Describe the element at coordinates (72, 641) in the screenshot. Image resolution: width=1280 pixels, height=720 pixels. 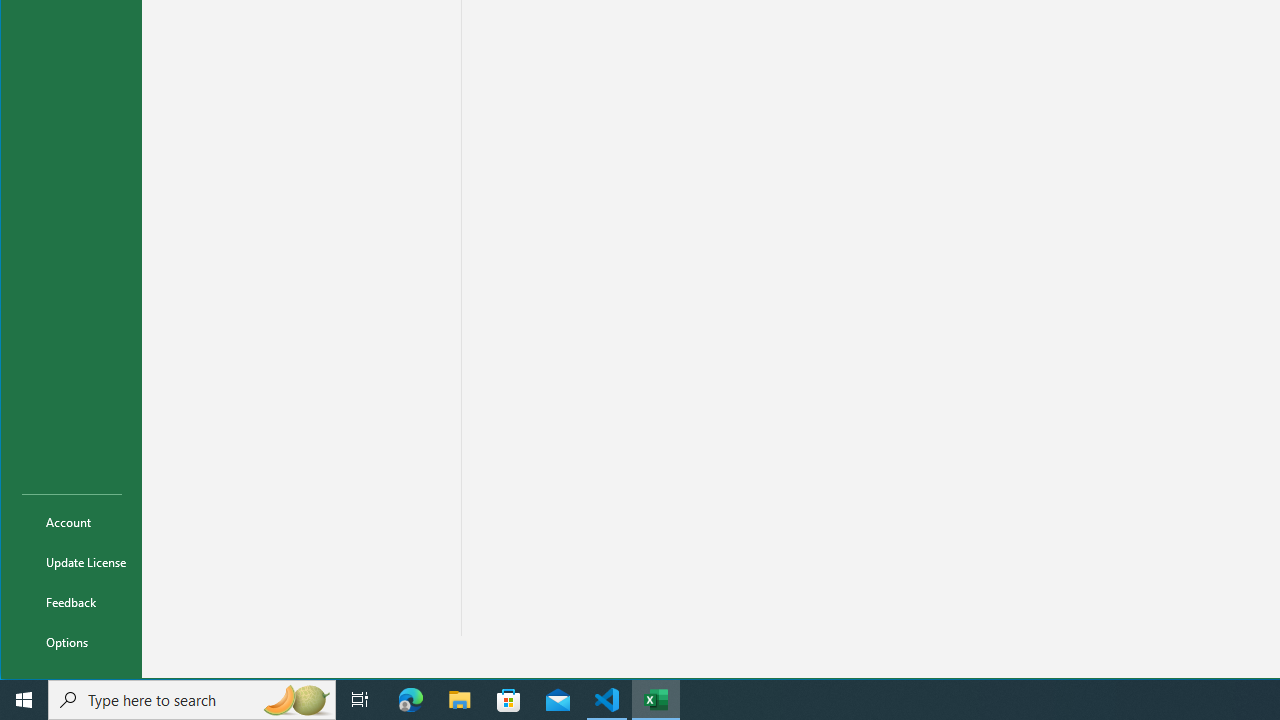
I see `'Options'` at that location.